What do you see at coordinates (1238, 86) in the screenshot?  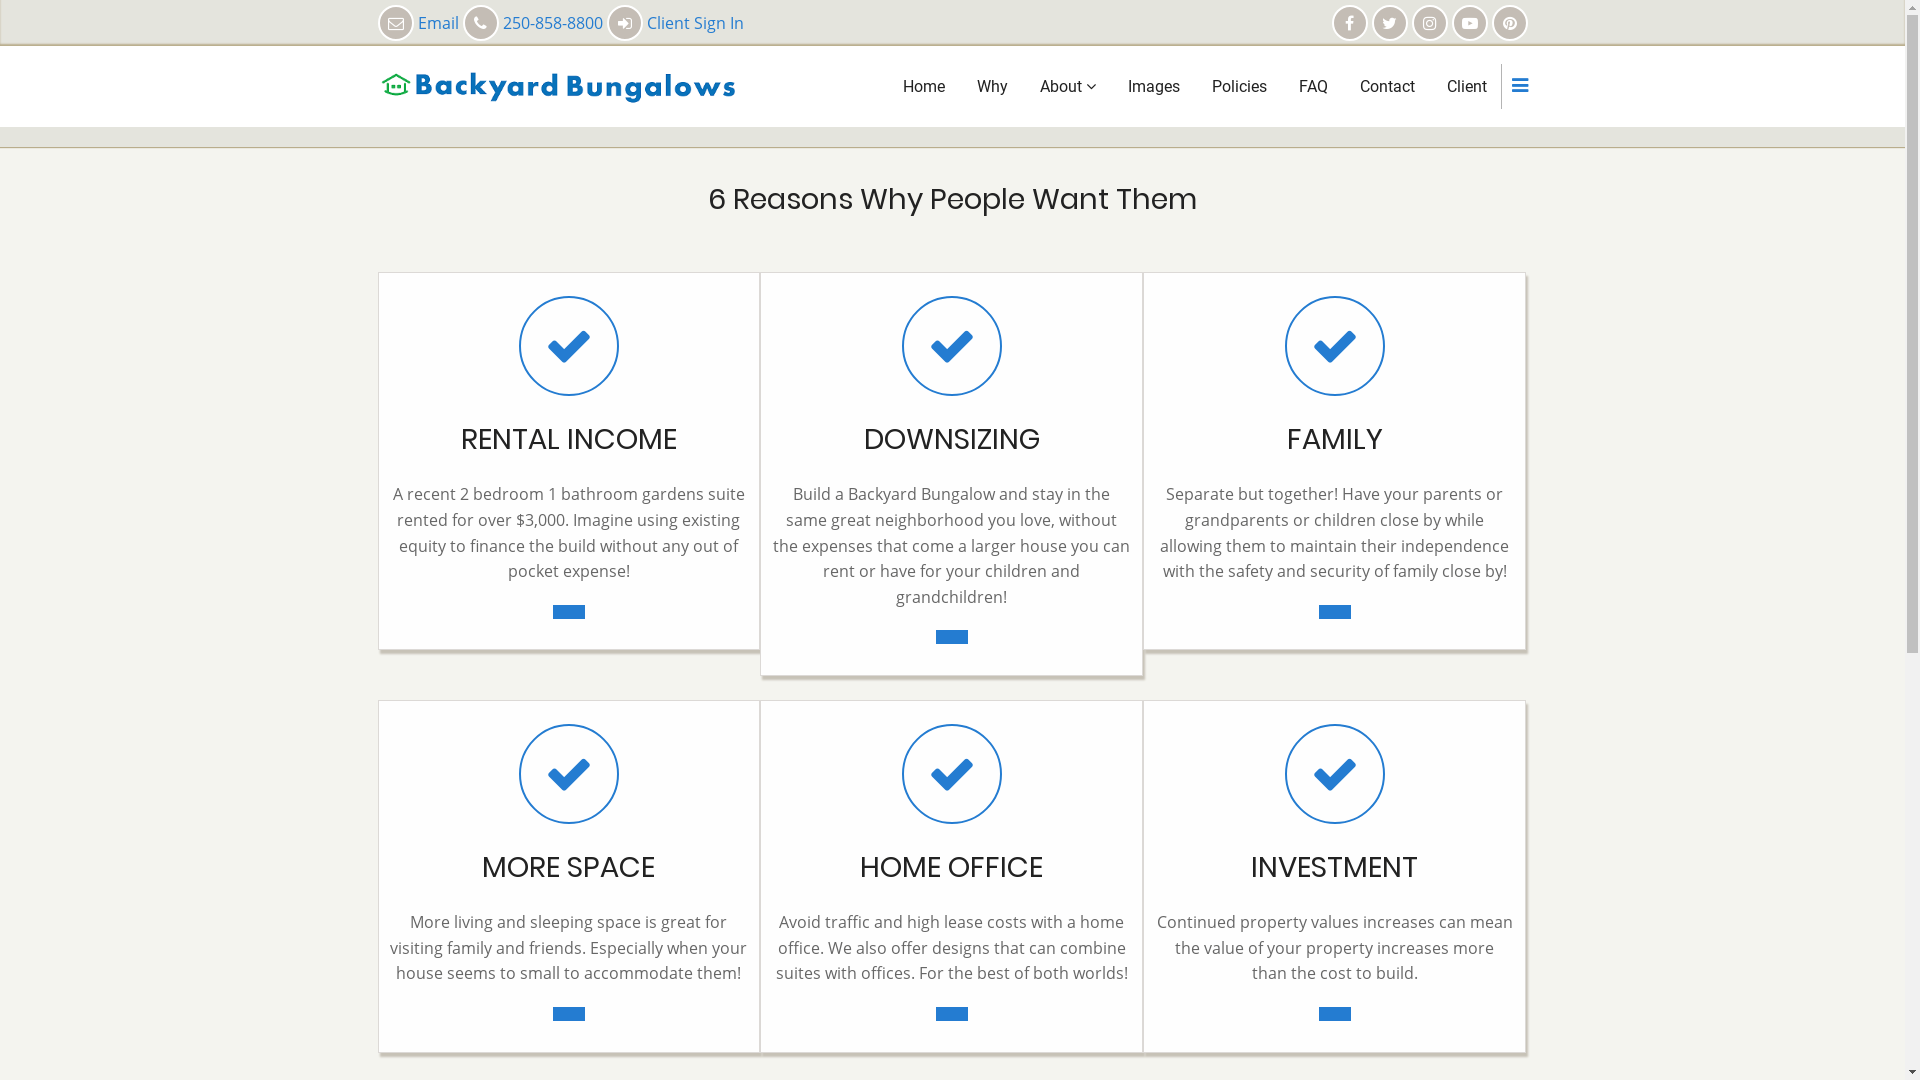 I see `'Policies'` at bounding box center [1238, 86].